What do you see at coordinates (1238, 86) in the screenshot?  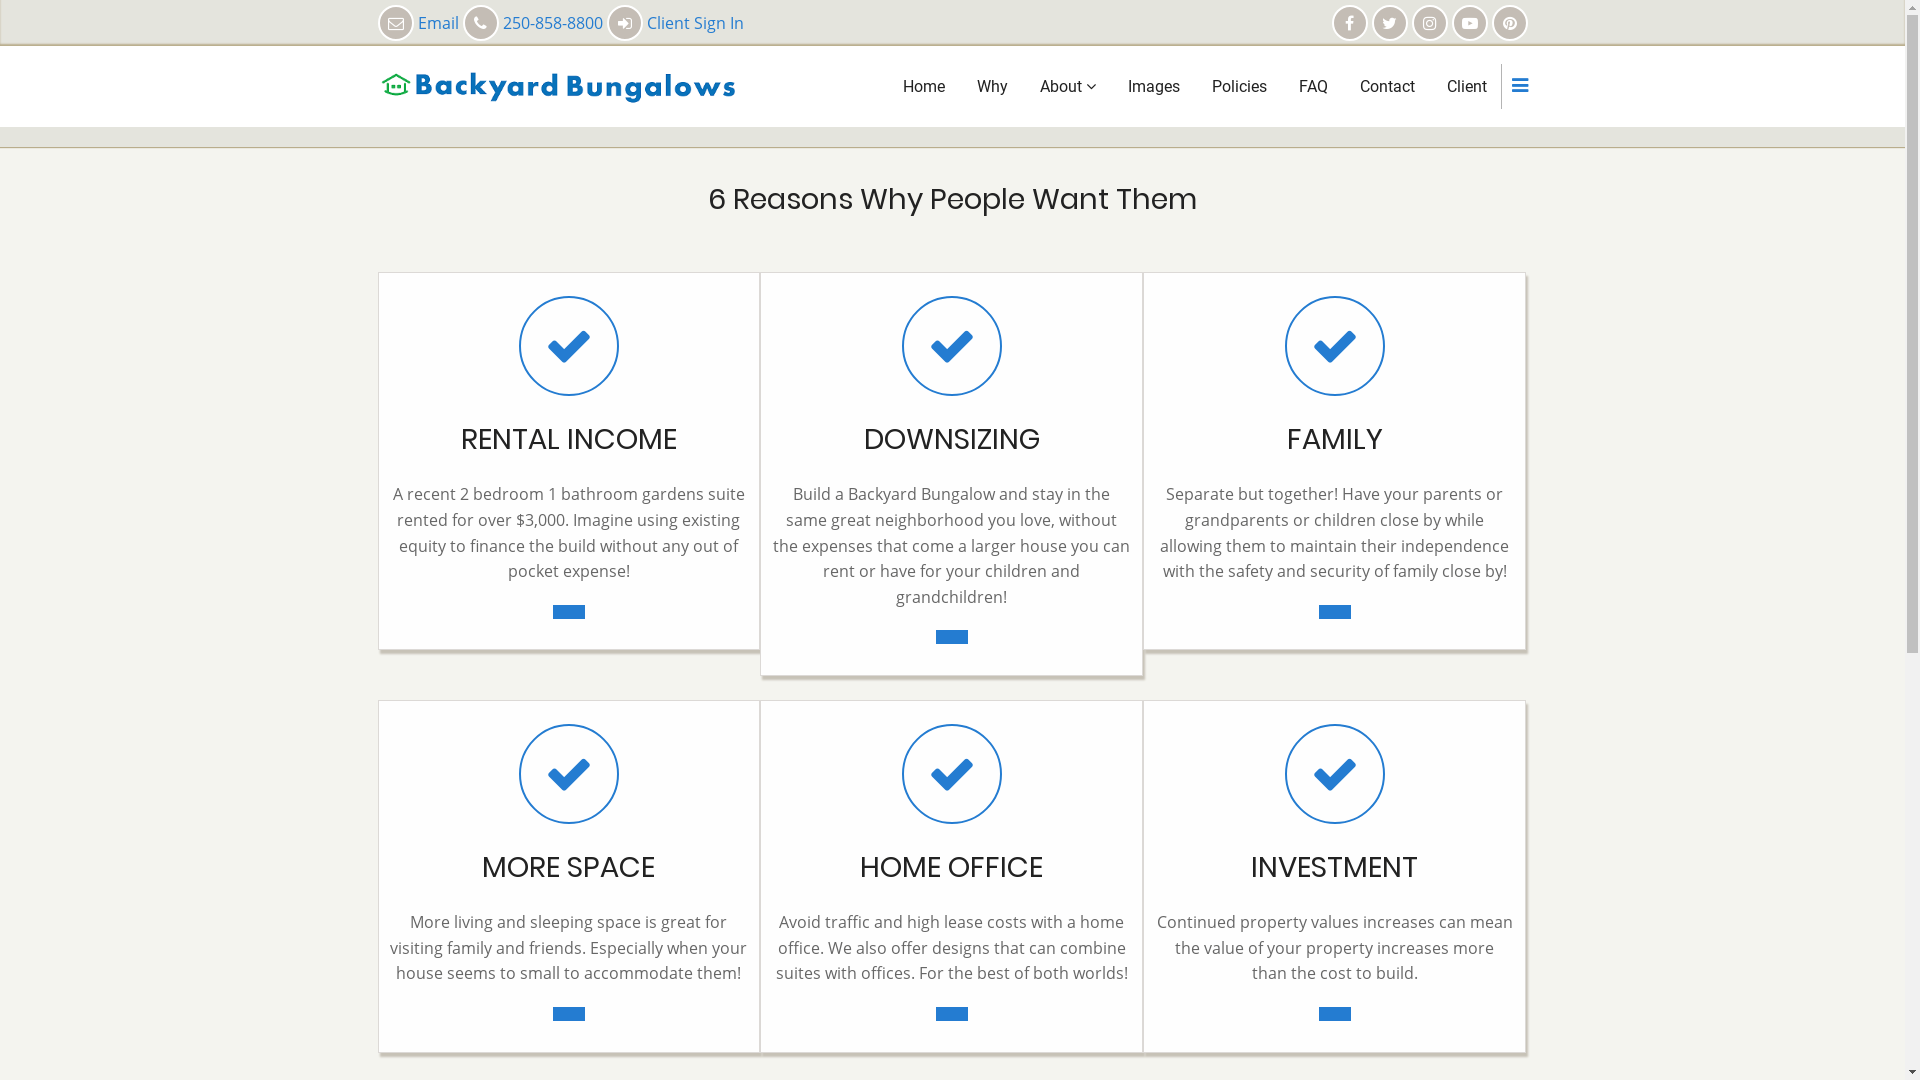 I see `'Policies'` at bounding box center [1238, 86].